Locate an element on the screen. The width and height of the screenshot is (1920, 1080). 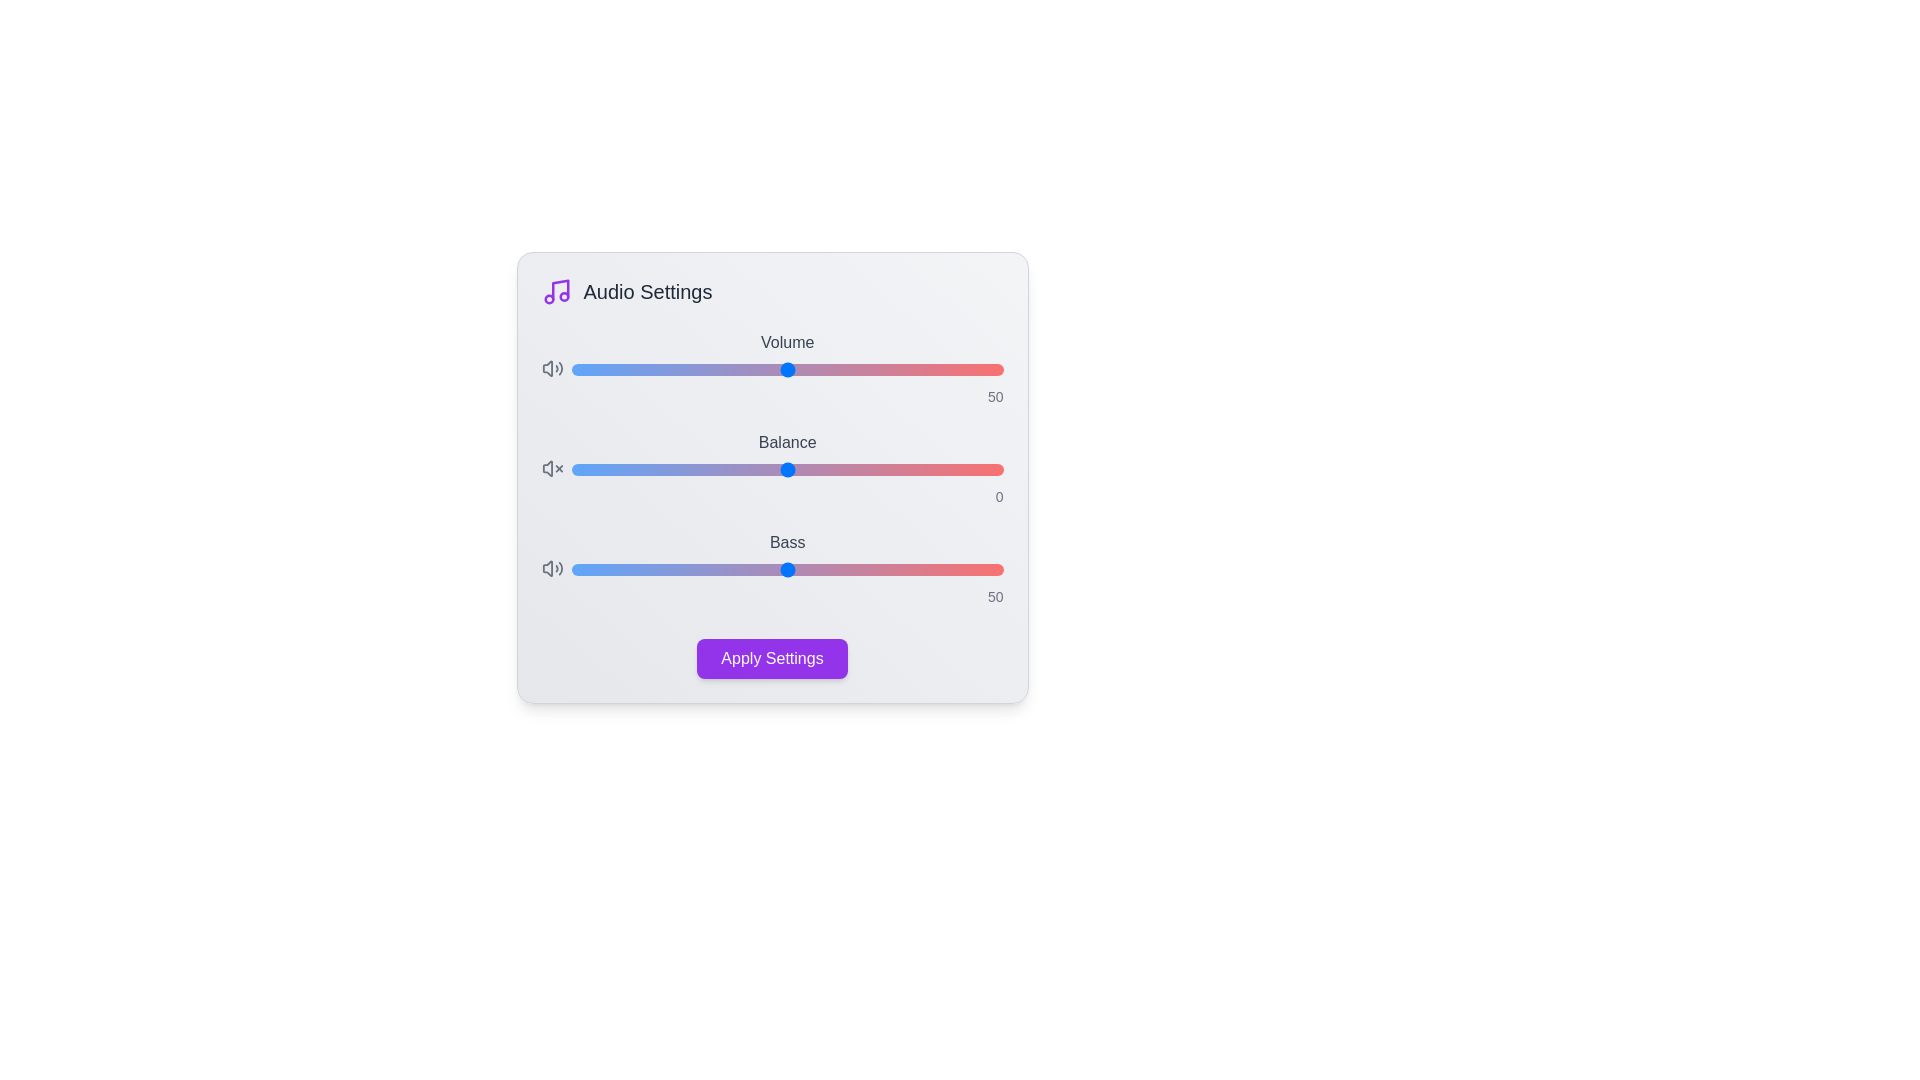
the 'Bass' slider to 22 is located at coordinates (666, 570).